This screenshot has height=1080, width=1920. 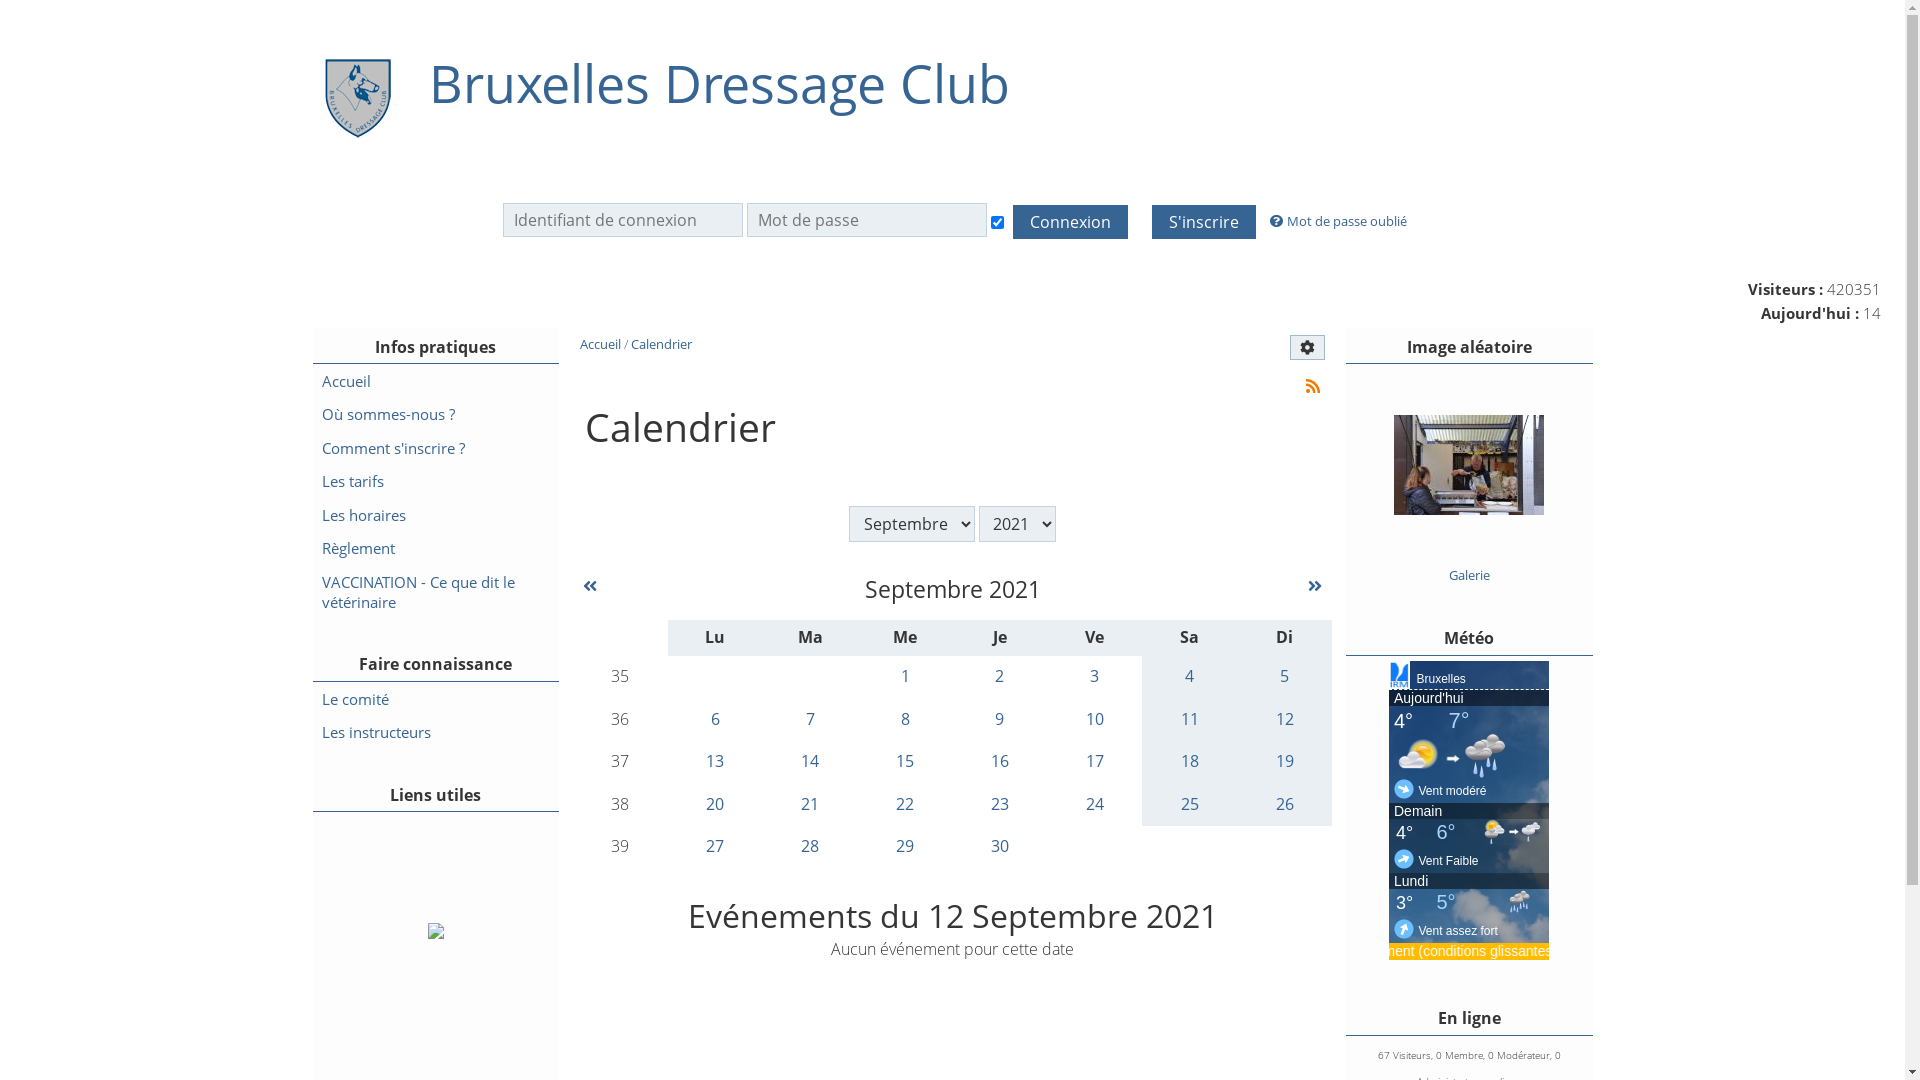 What do you see at coordinates (1142, 762) in the screenshot?
I see `'18'` at bounding box center [1142, 762].